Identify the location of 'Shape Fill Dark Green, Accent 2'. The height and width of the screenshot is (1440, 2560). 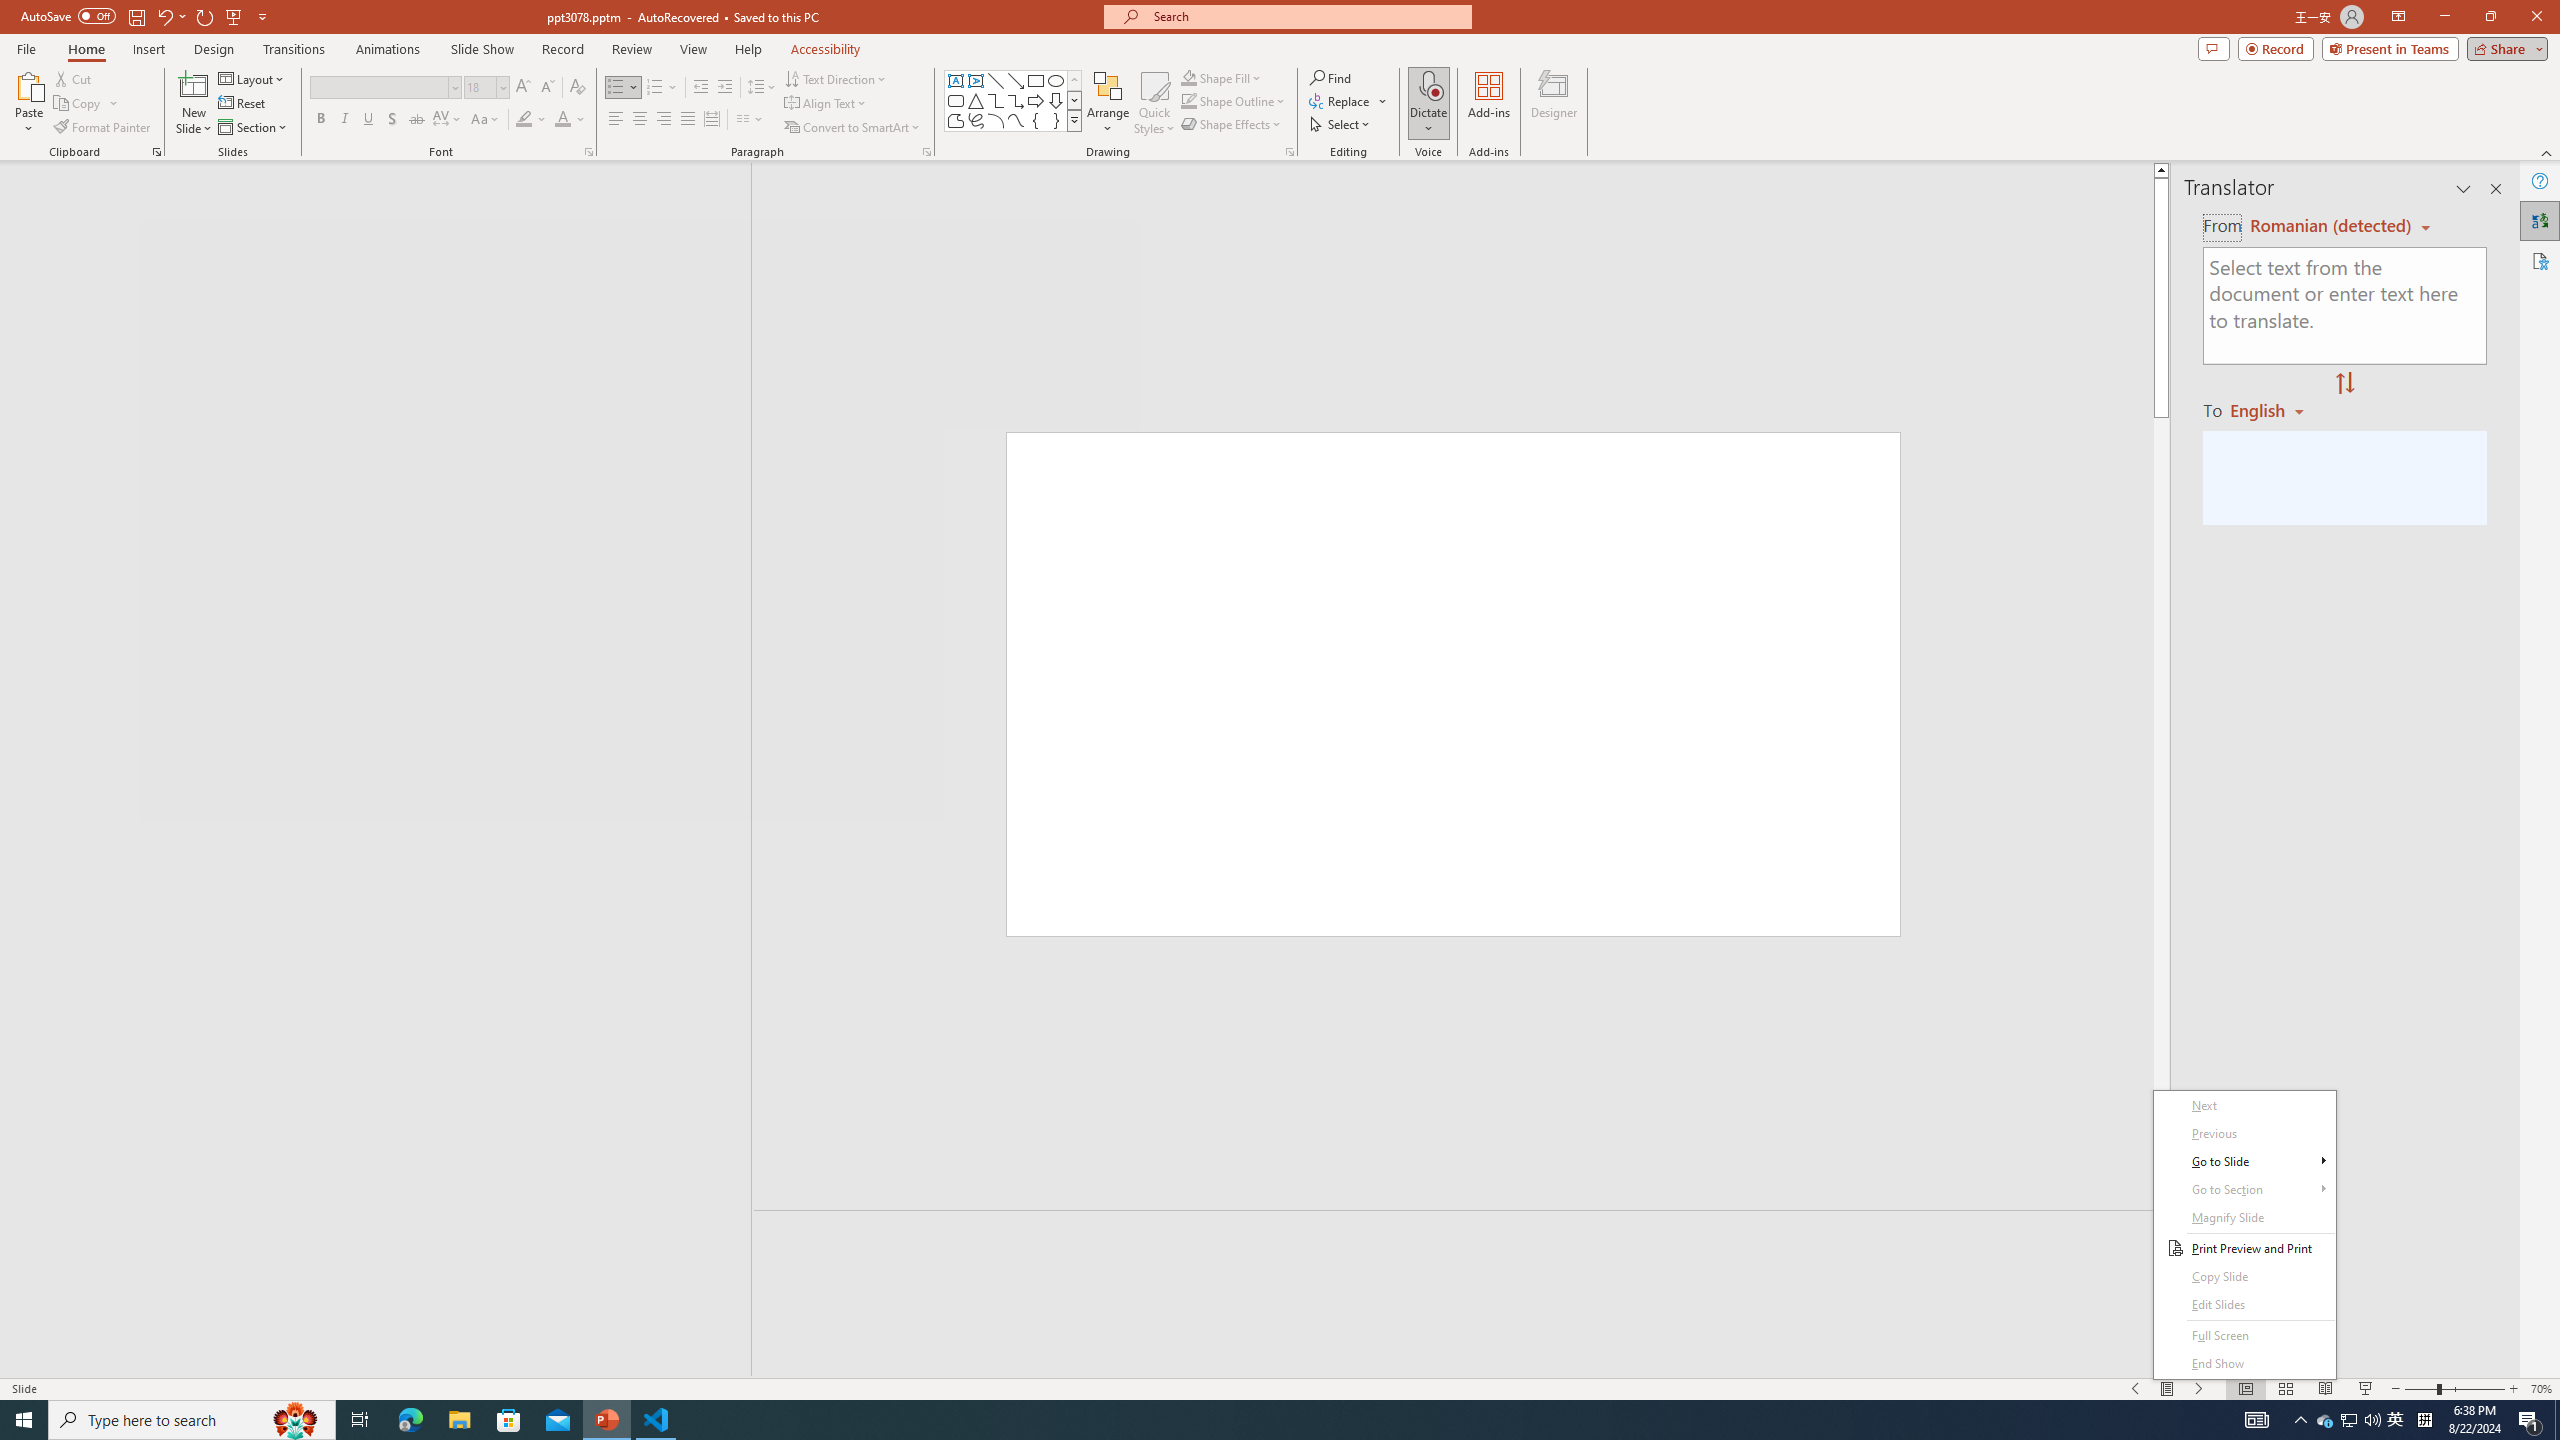
(1189, 77).